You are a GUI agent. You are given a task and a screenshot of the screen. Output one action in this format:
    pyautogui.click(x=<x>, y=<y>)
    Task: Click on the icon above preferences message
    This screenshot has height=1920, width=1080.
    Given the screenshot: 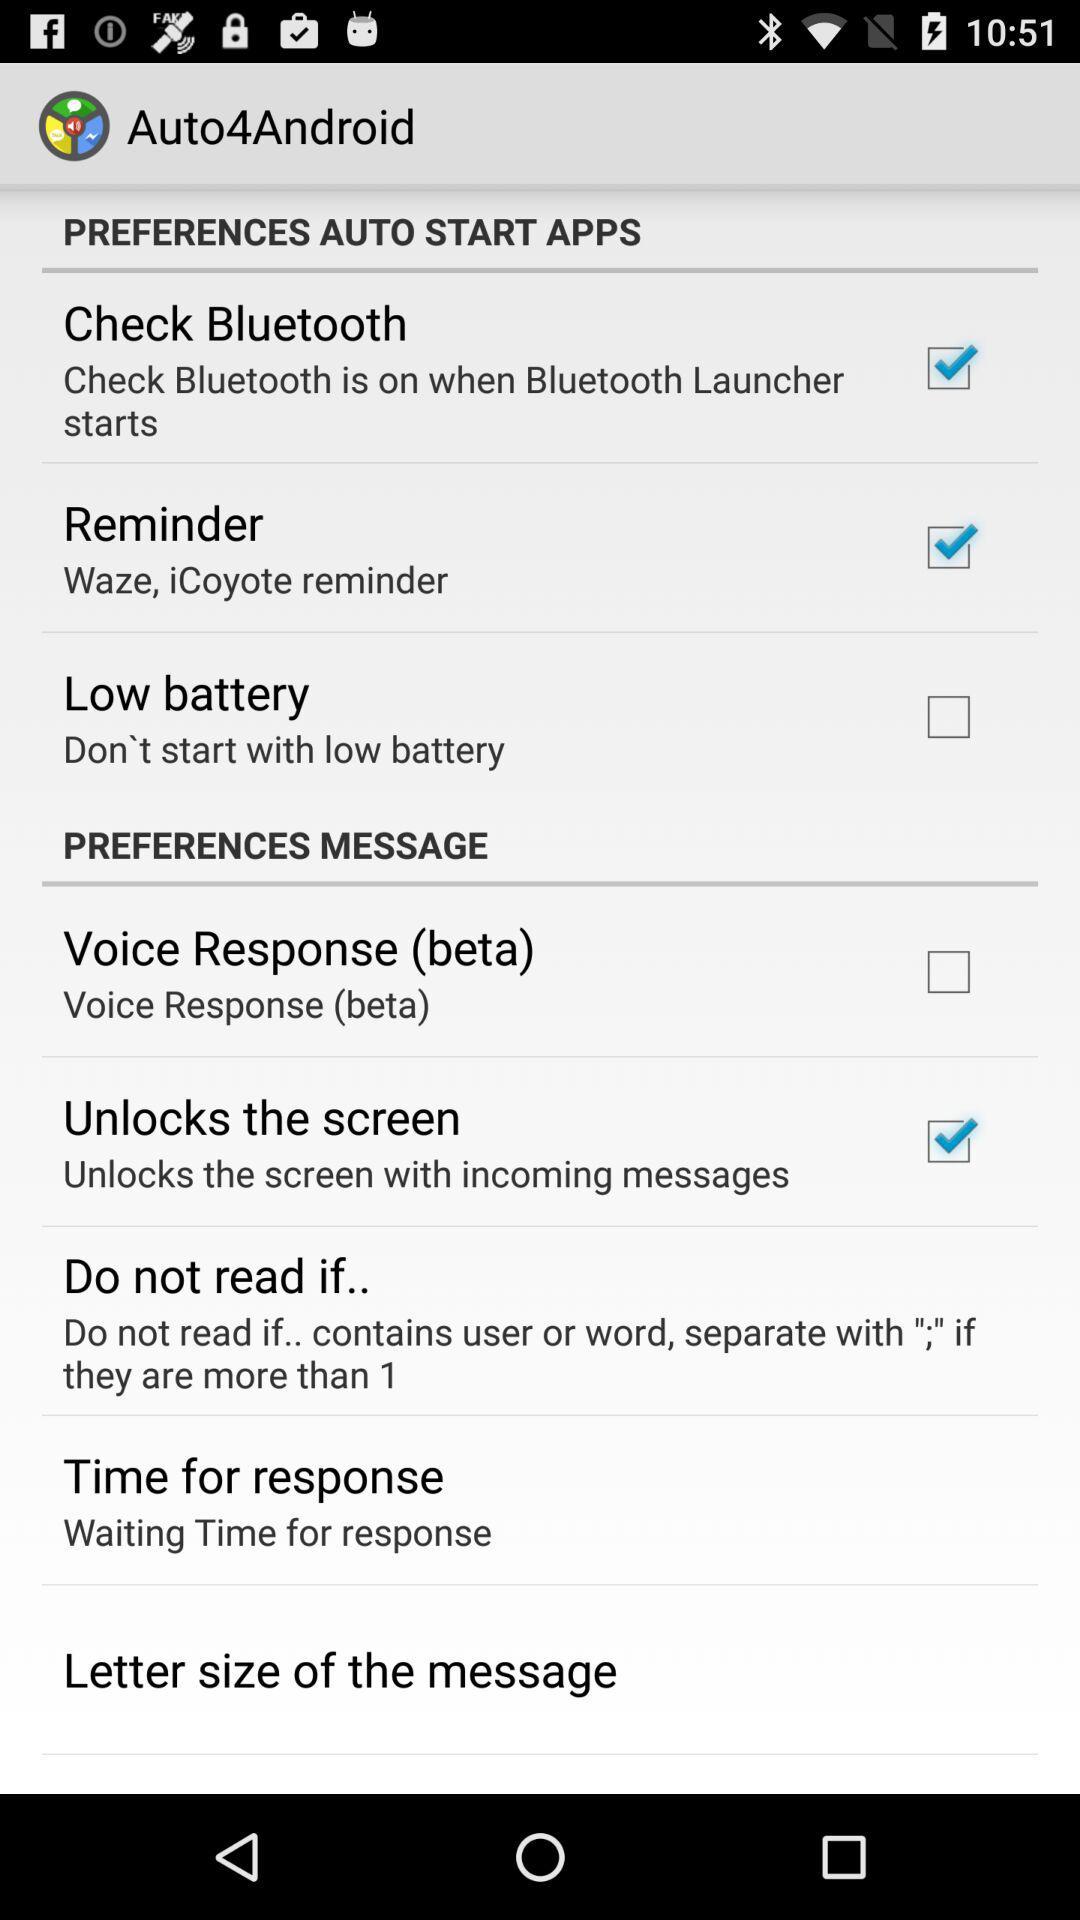 What is the action you would take?
    pyautogui.click(x=283, y=747)
    